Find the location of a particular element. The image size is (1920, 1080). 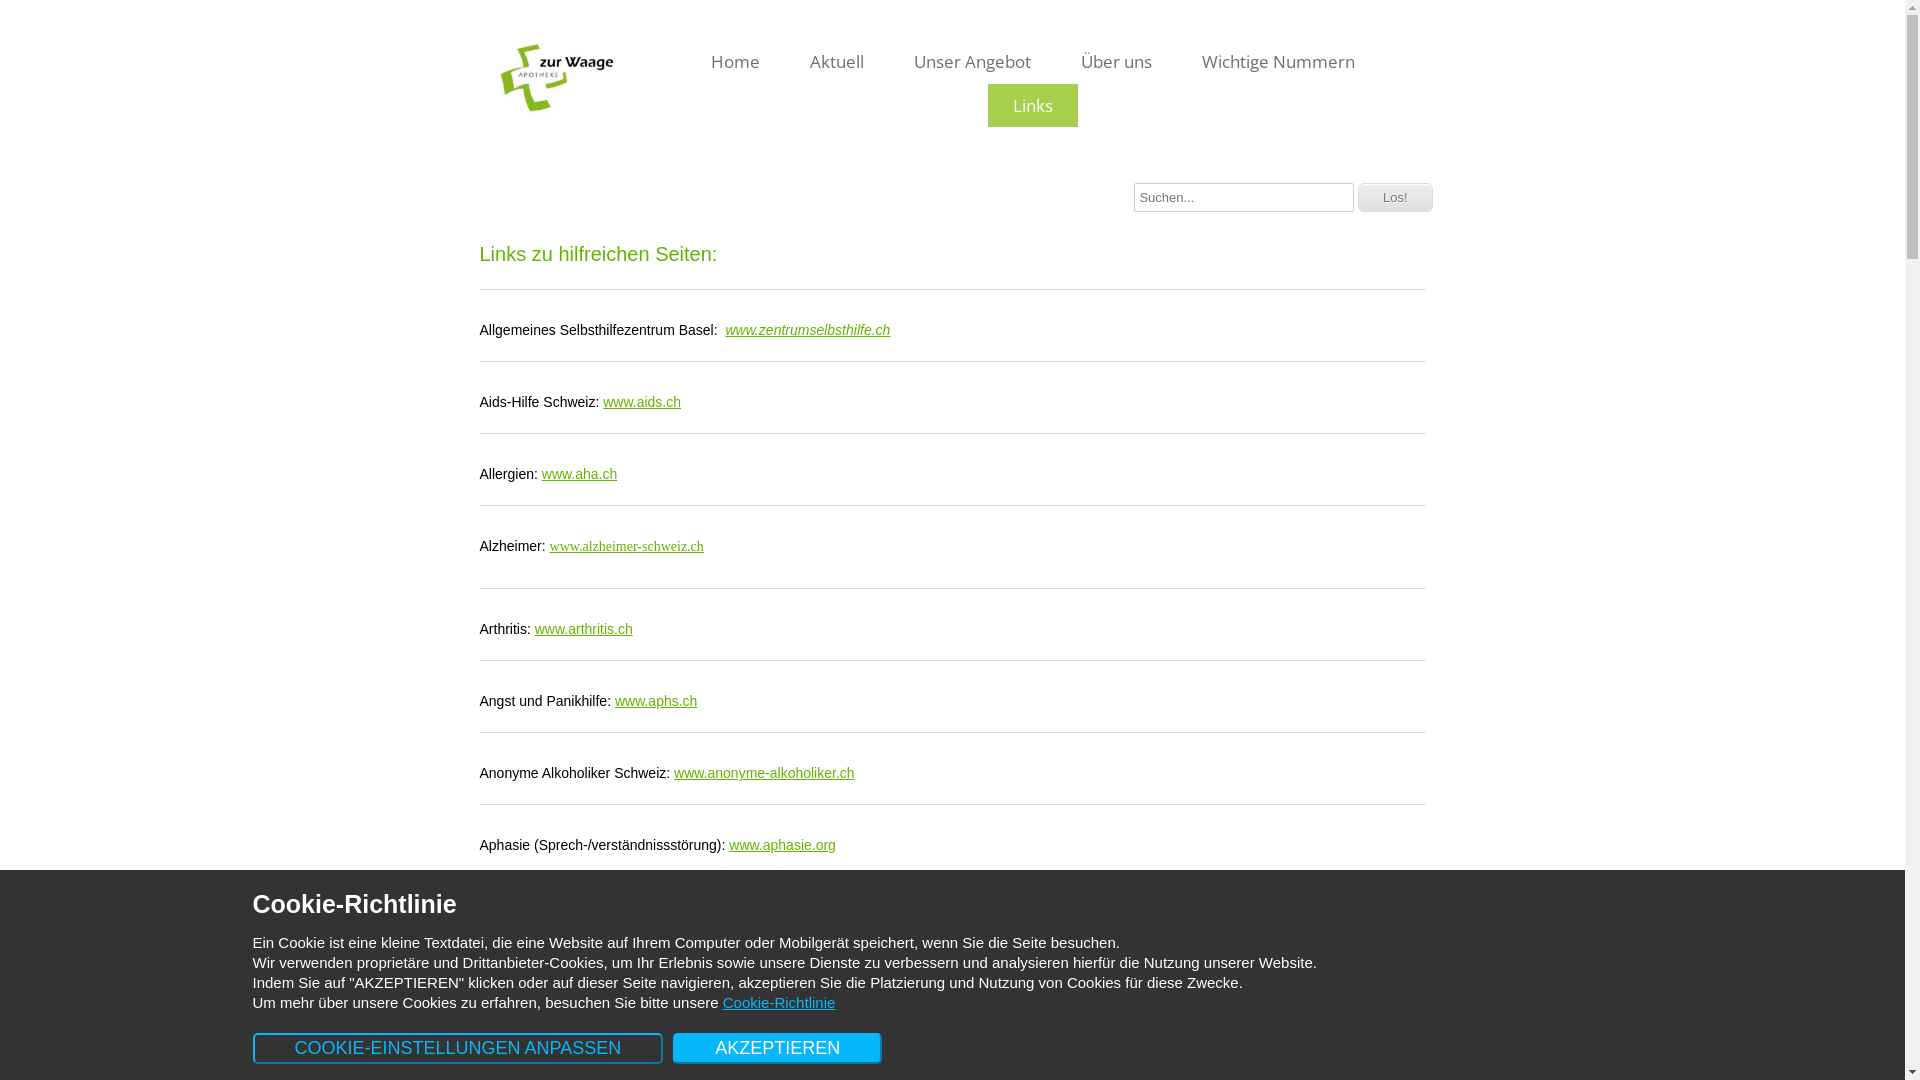

'Wichtige Nummern' is located at coordinates (1277, 60).